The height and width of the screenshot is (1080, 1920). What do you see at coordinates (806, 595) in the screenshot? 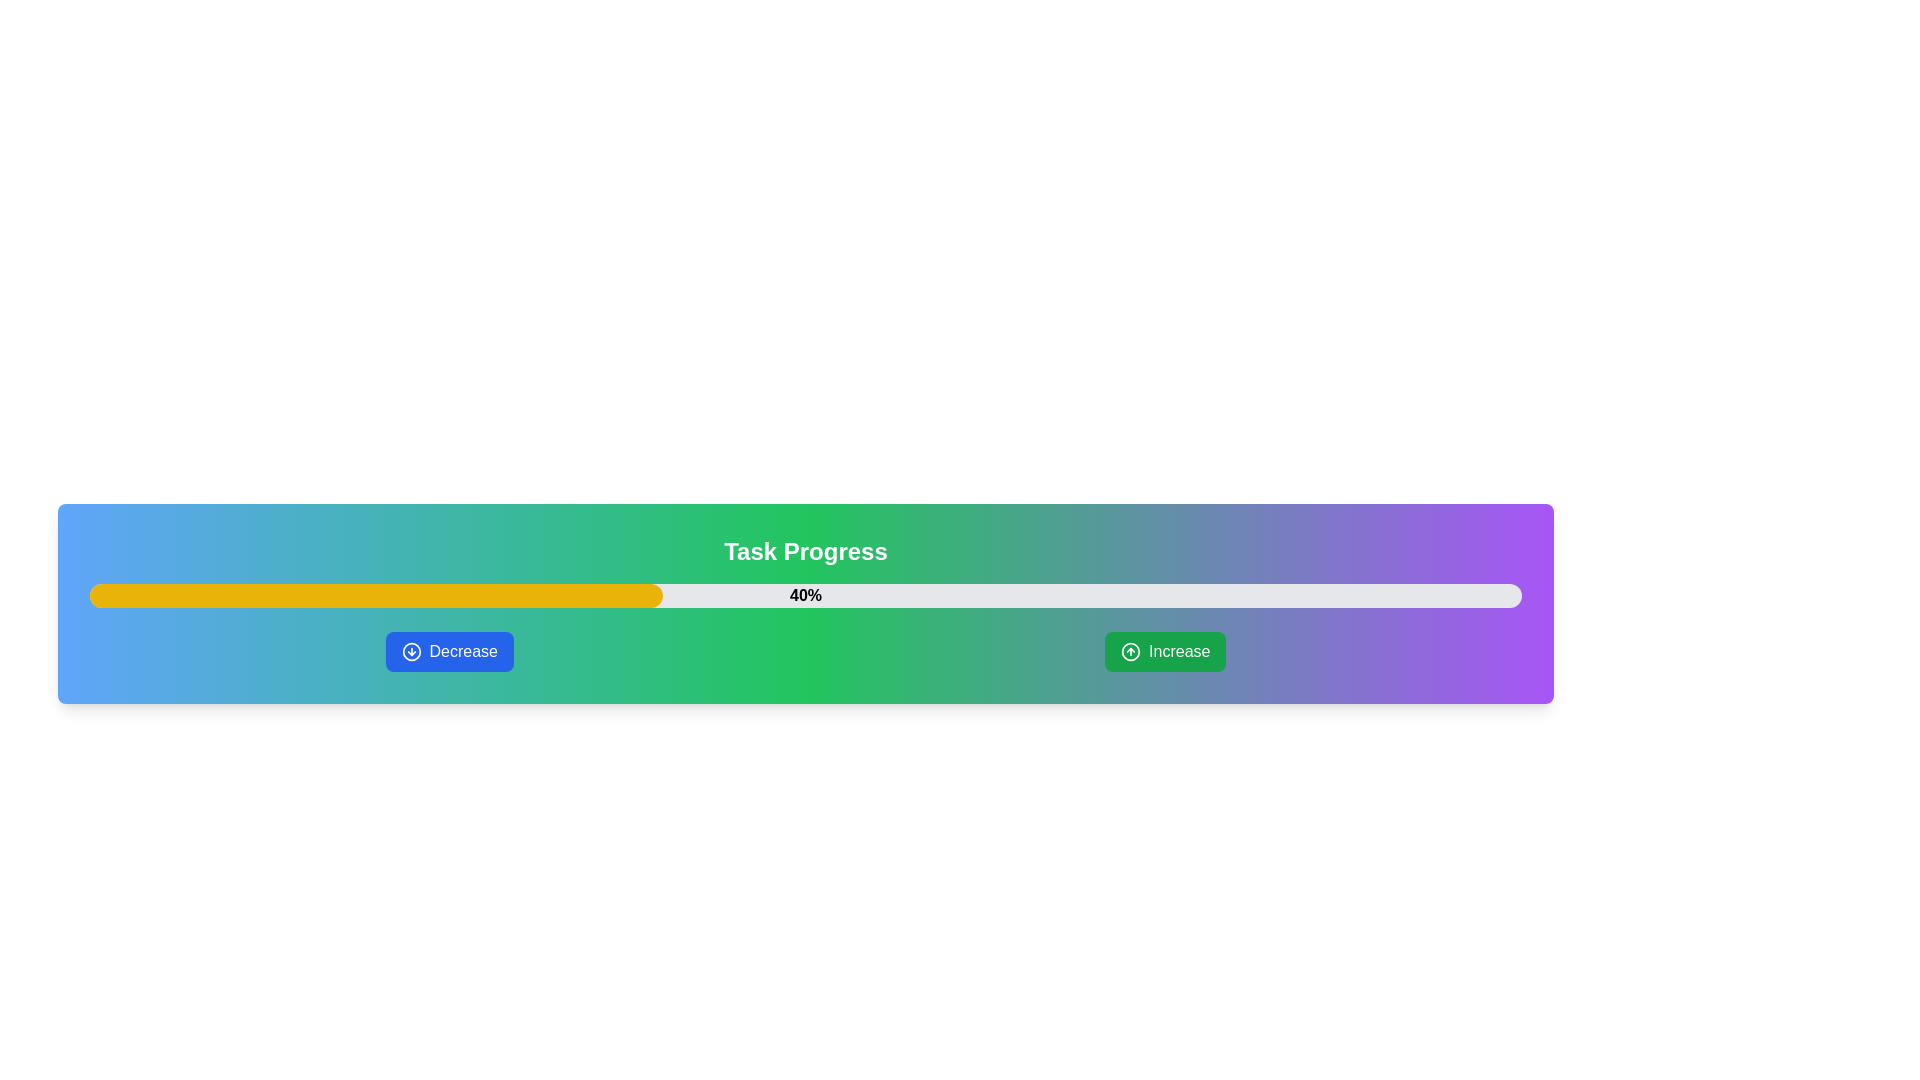
I see `the progress bar that visually indicates 40% completion, located centrally within a colorful card interface, below the 'Task Progress' title and above the 'Decrease' and 'Increase' buttons` at bounding box center [806, 595].